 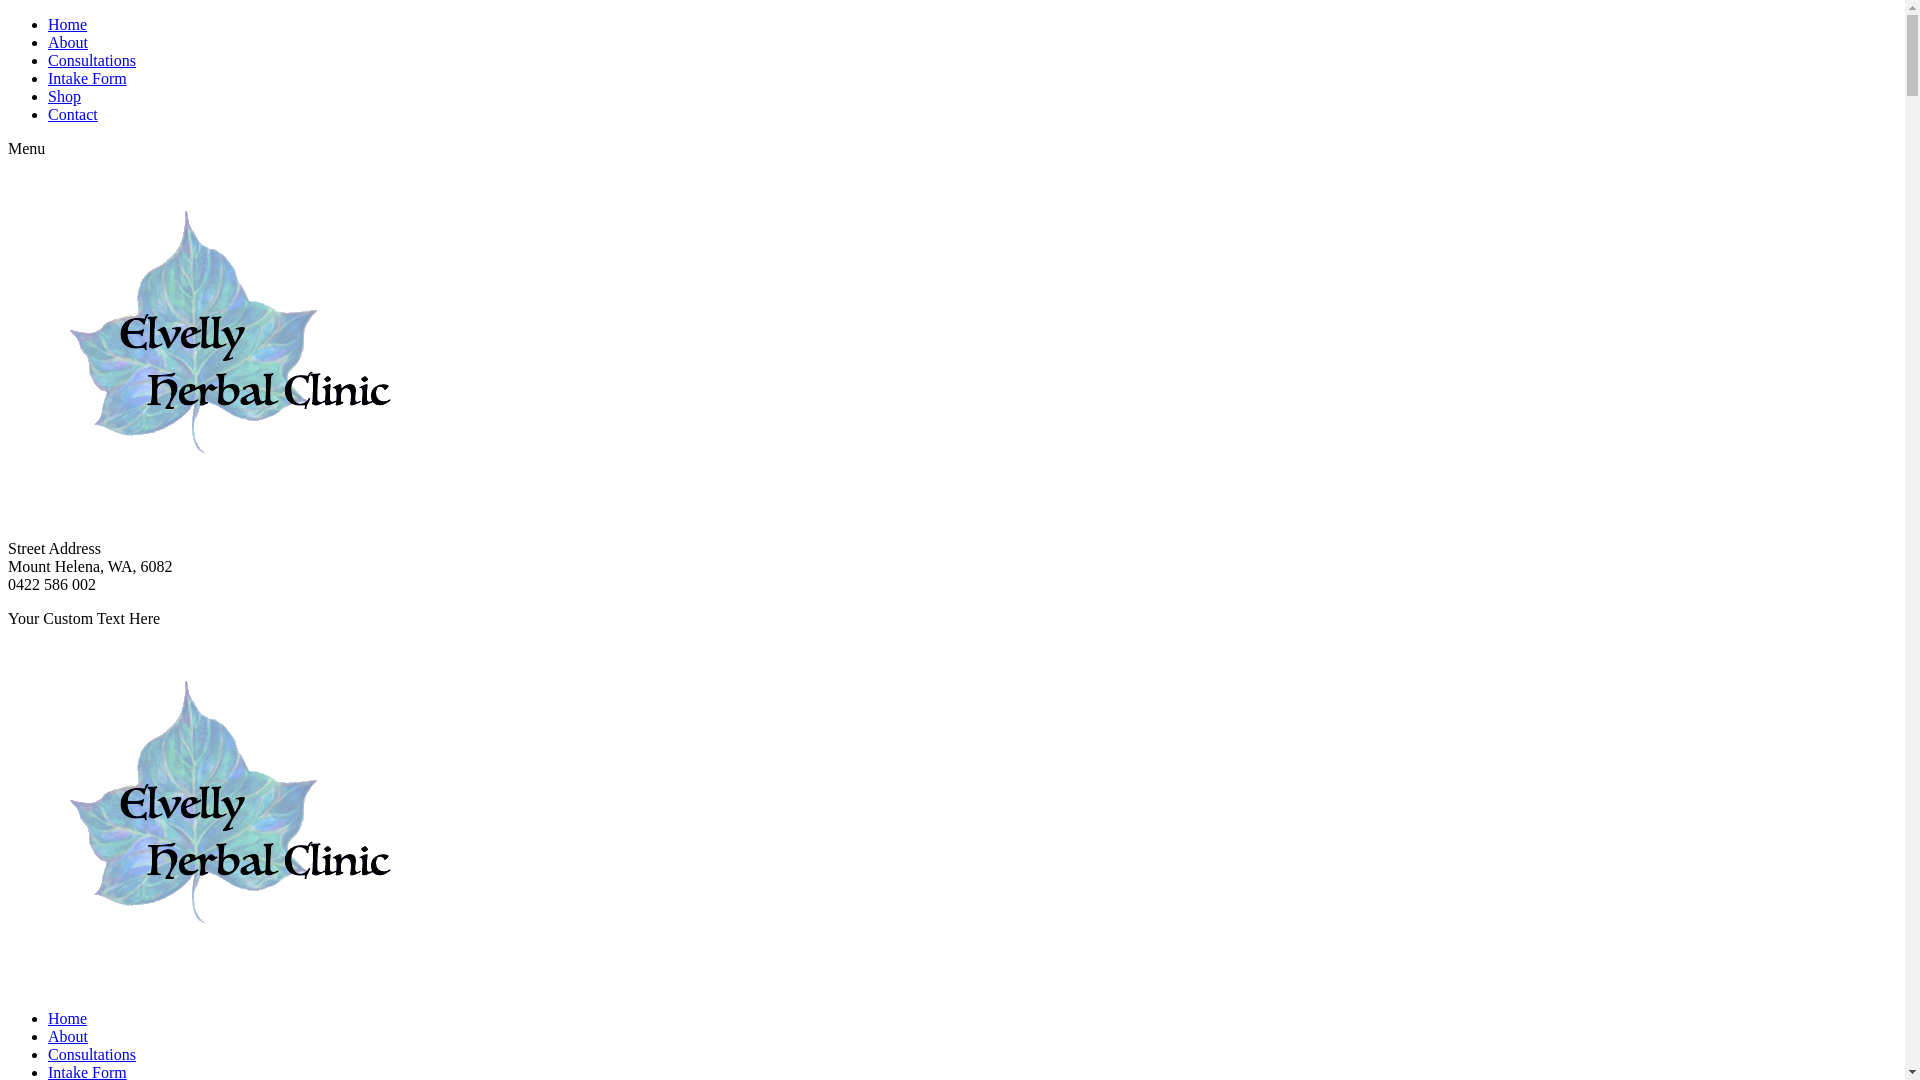 What do you see at coordinates (64, 96) in the screenshot?
I see `'Shop'` at bounding box center [64, 96].